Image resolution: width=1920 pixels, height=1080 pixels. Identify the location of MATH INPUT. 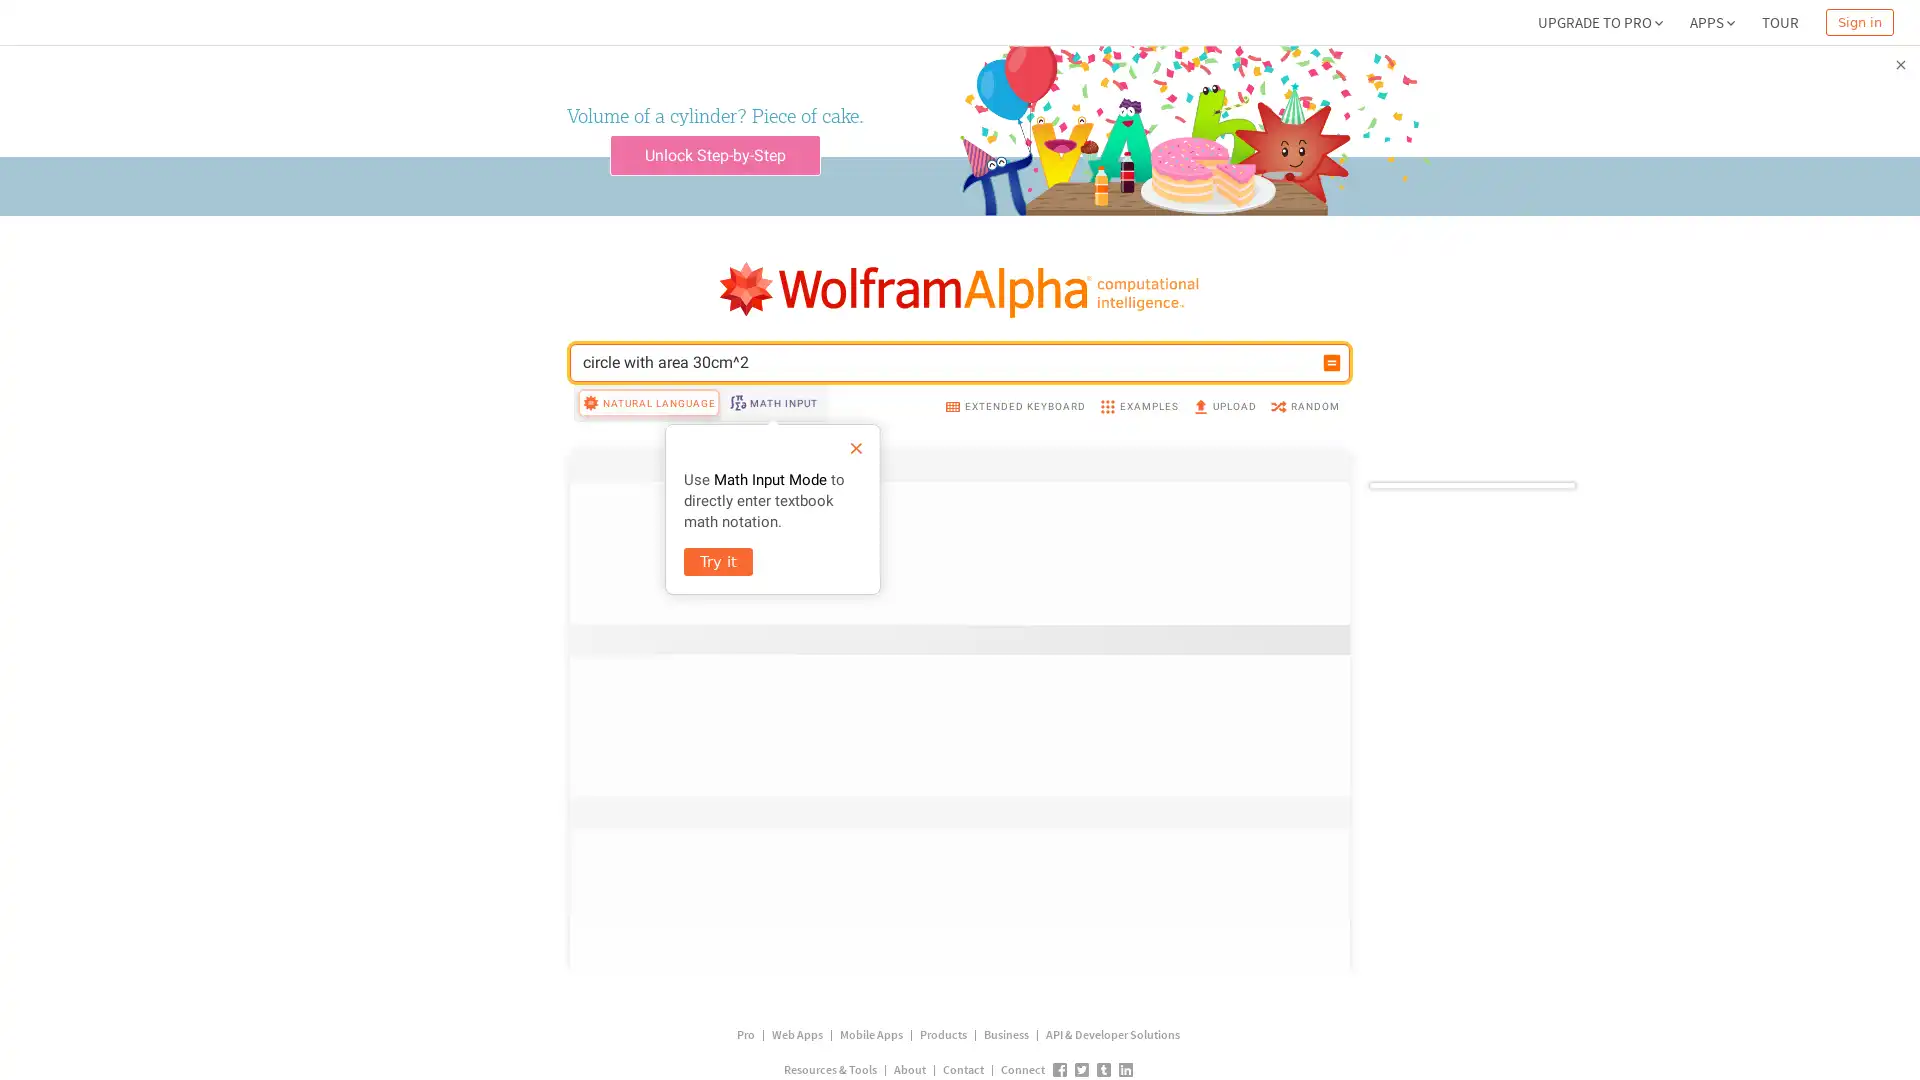
(771, 402).